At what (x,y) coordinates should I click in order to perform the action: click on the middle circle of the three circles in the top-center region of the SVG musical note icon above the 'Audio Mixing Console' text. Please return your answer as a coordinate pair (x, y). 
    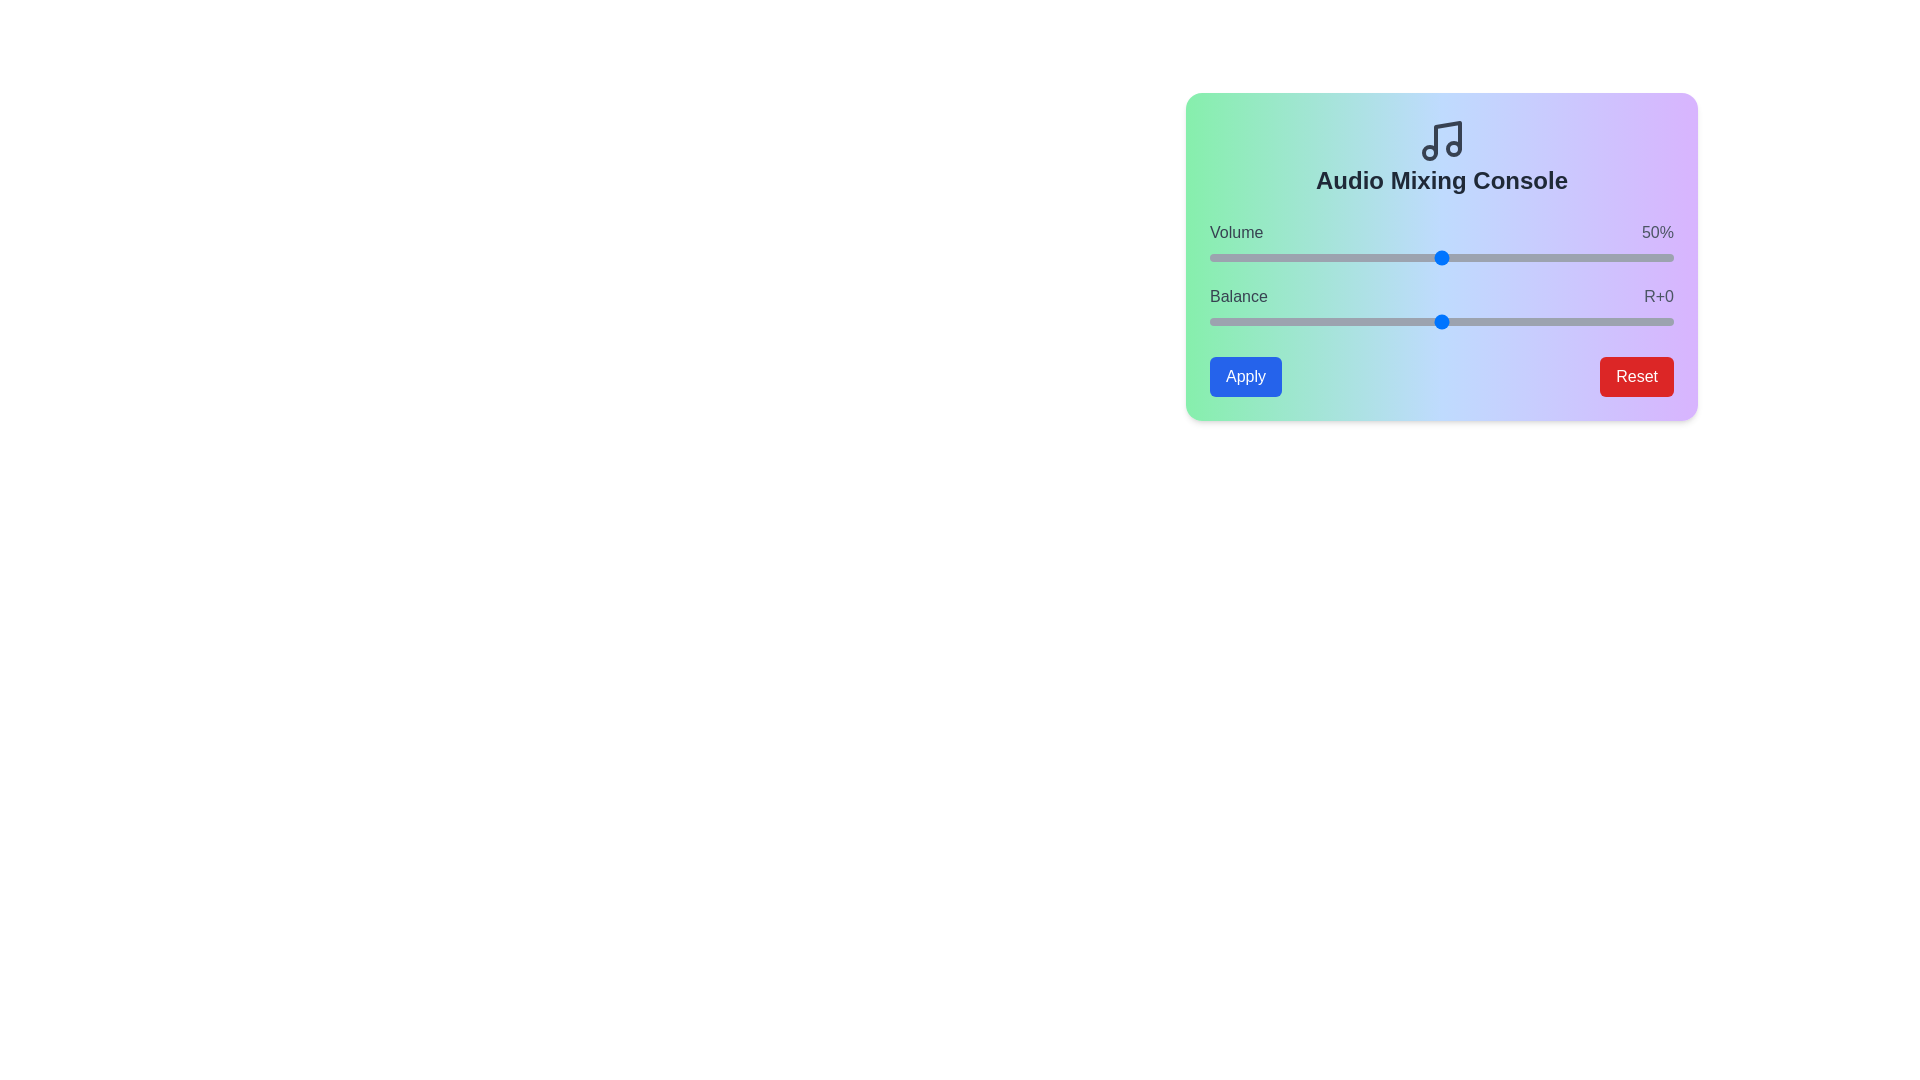
    Looking at the image, I should click on (1429, 152).